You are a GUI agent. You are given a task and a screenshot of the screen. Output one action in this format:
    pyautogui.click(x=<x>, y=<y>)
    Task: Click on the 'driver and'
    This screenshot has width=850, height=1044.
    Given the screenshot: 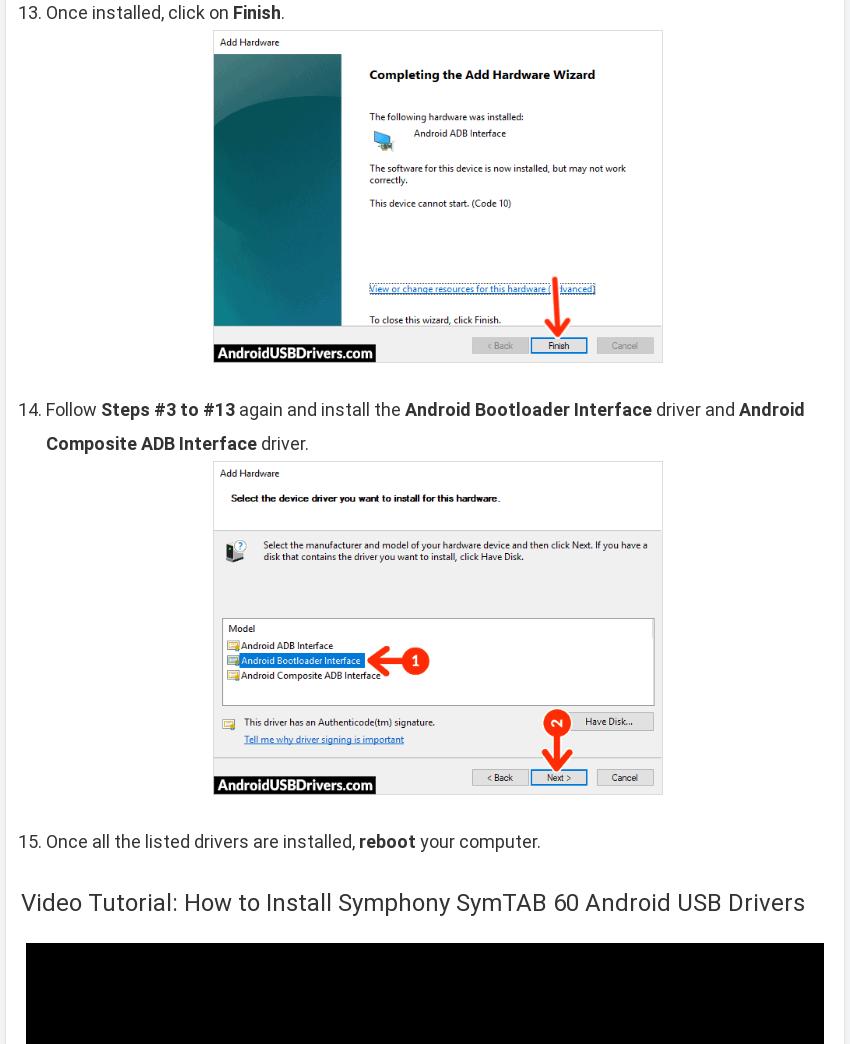 What is the action you would take?
    pyautogui.click(x=694, y=408)
    